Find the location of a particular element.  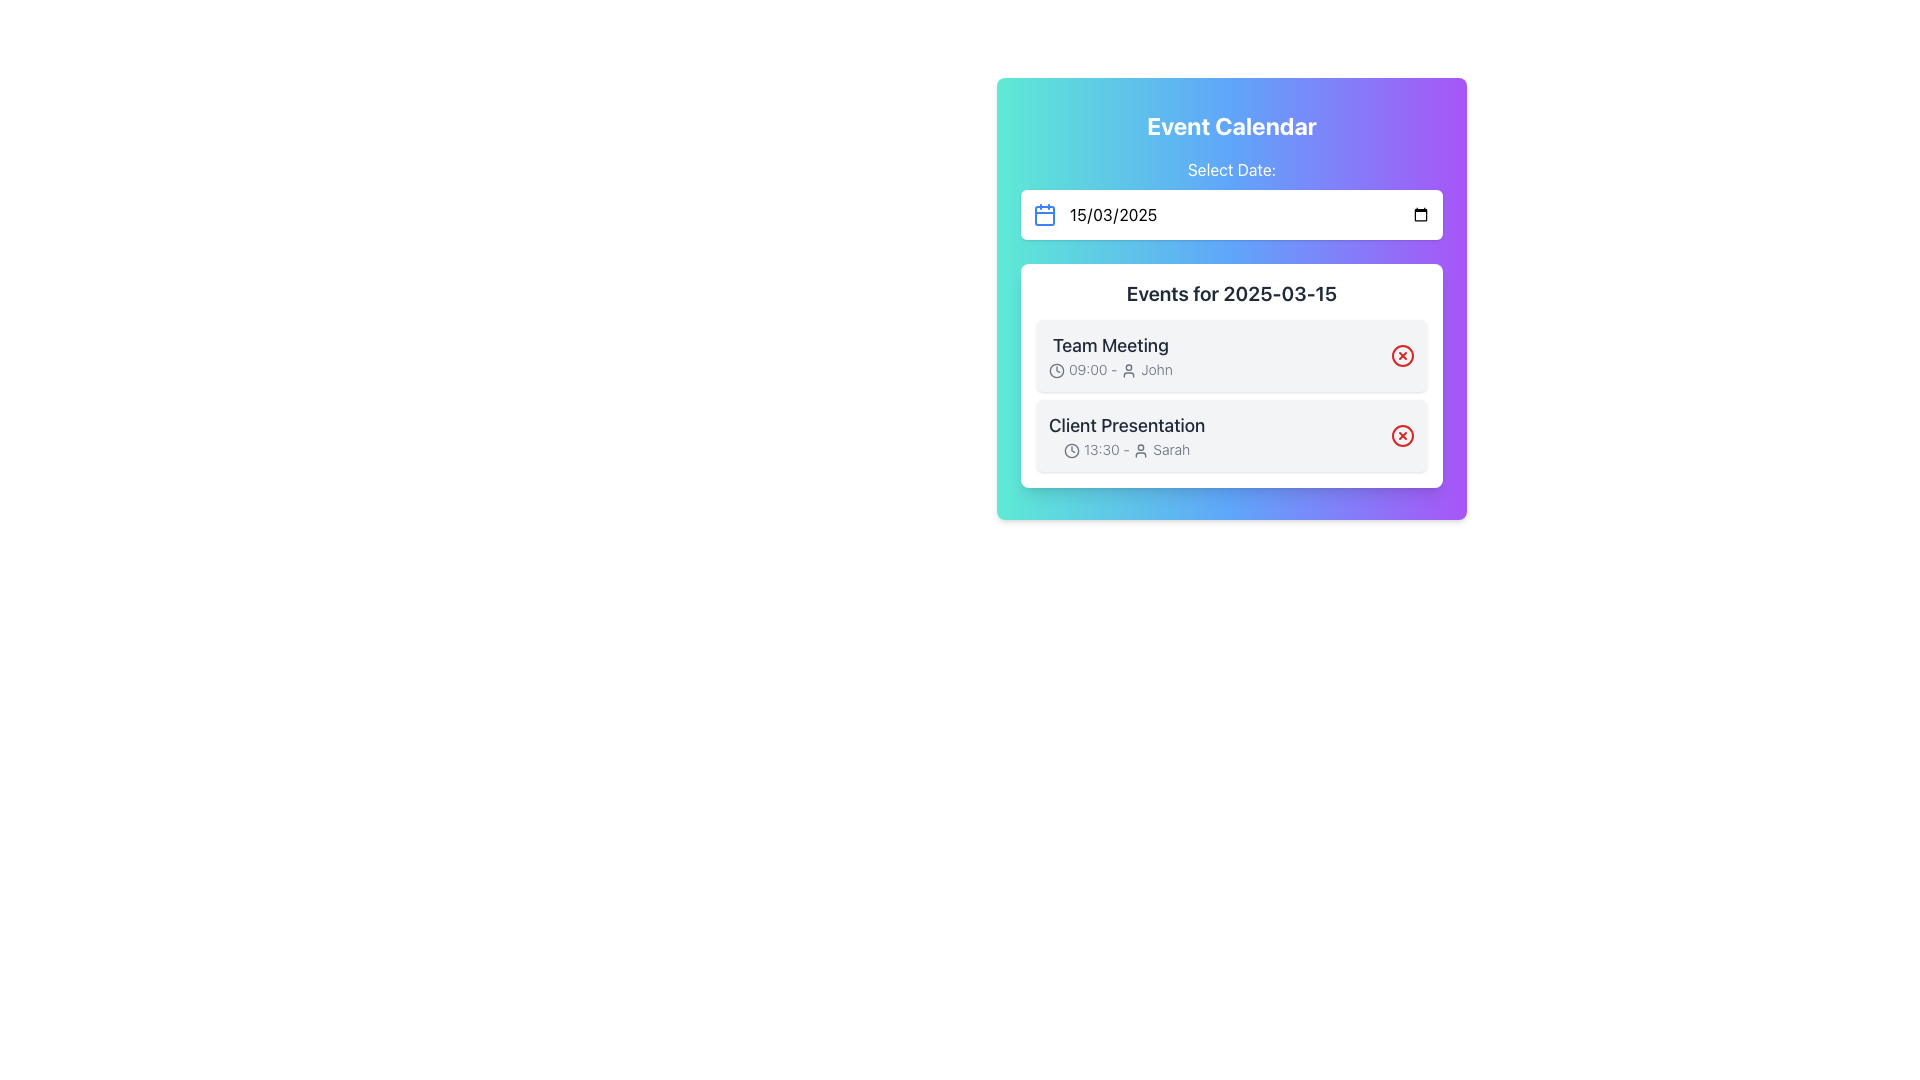

the delete button for the 'Client Presentation' item located on the right side of the event in the calendar interface is located at coordinates (1401, 434).